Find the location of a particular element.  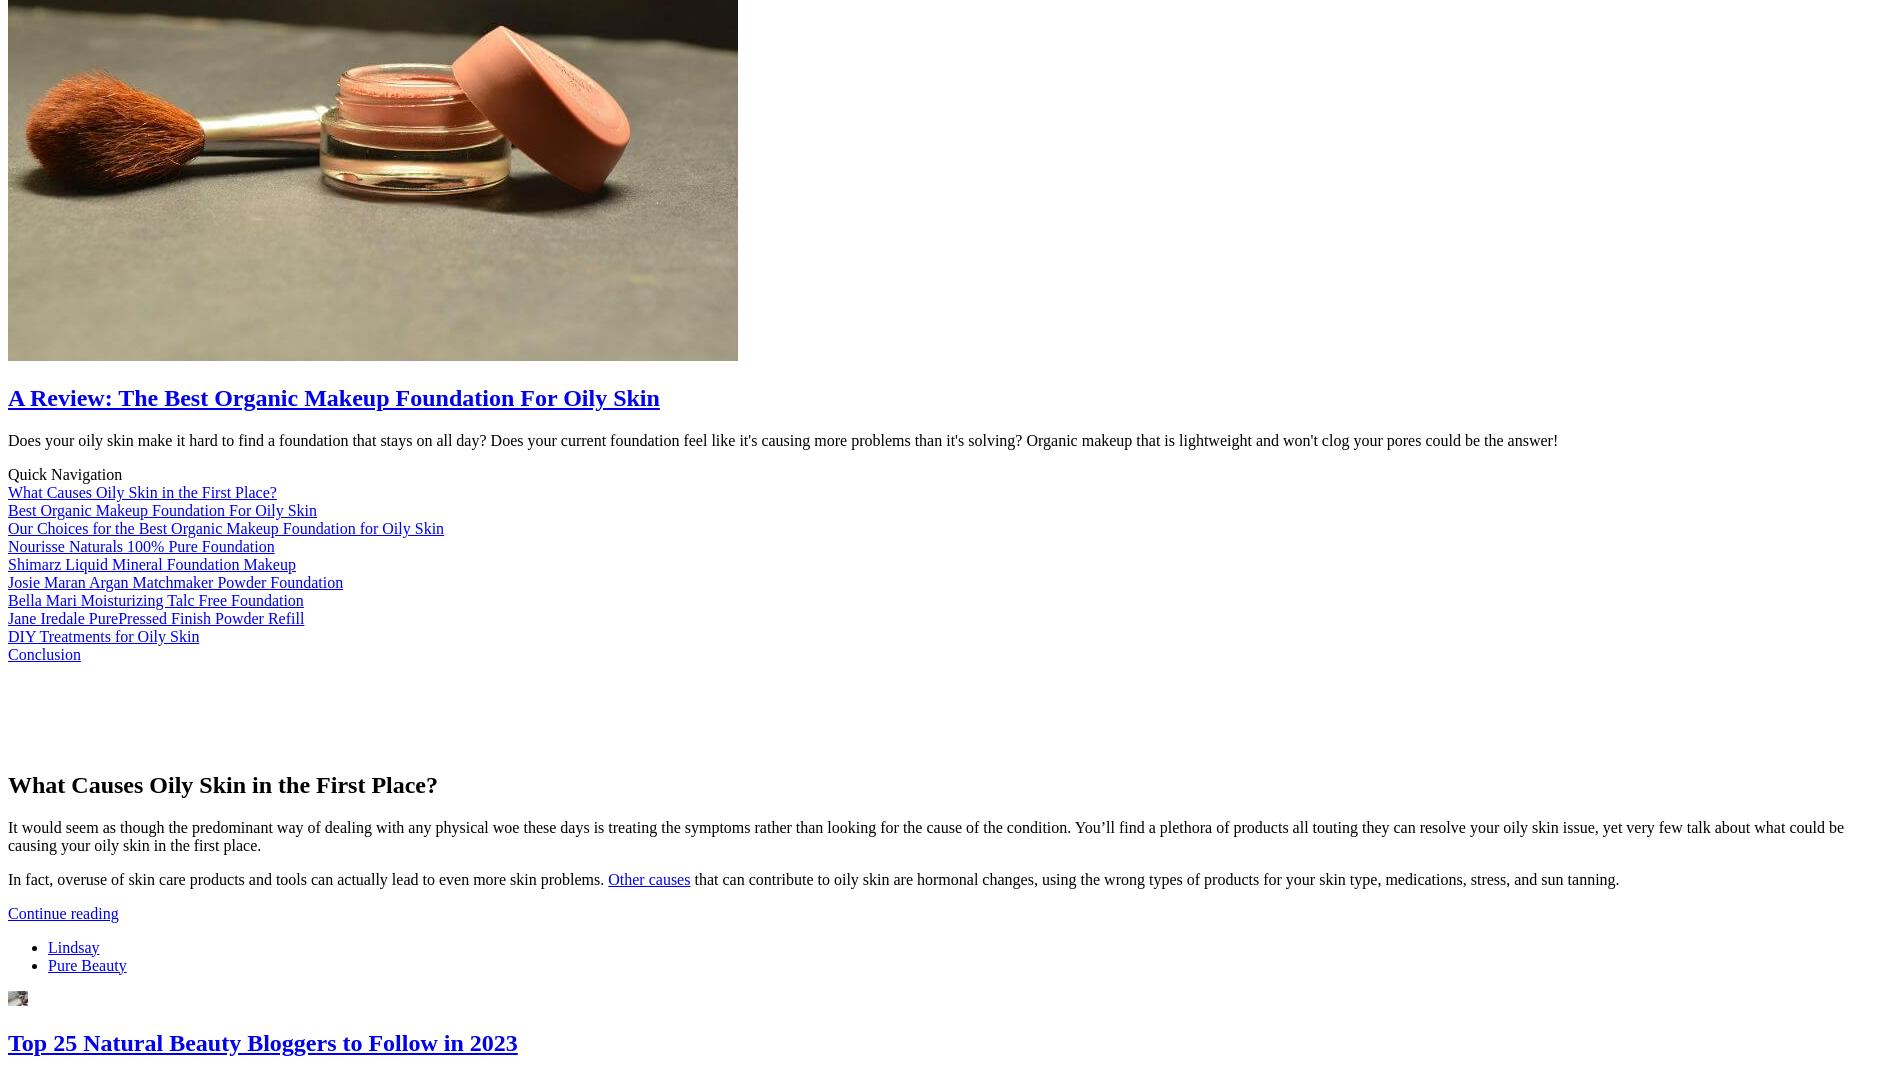

'Our Choices for the Best Organic Makeup Foundation for Oily Skin' is located at coordinates (225, 526).